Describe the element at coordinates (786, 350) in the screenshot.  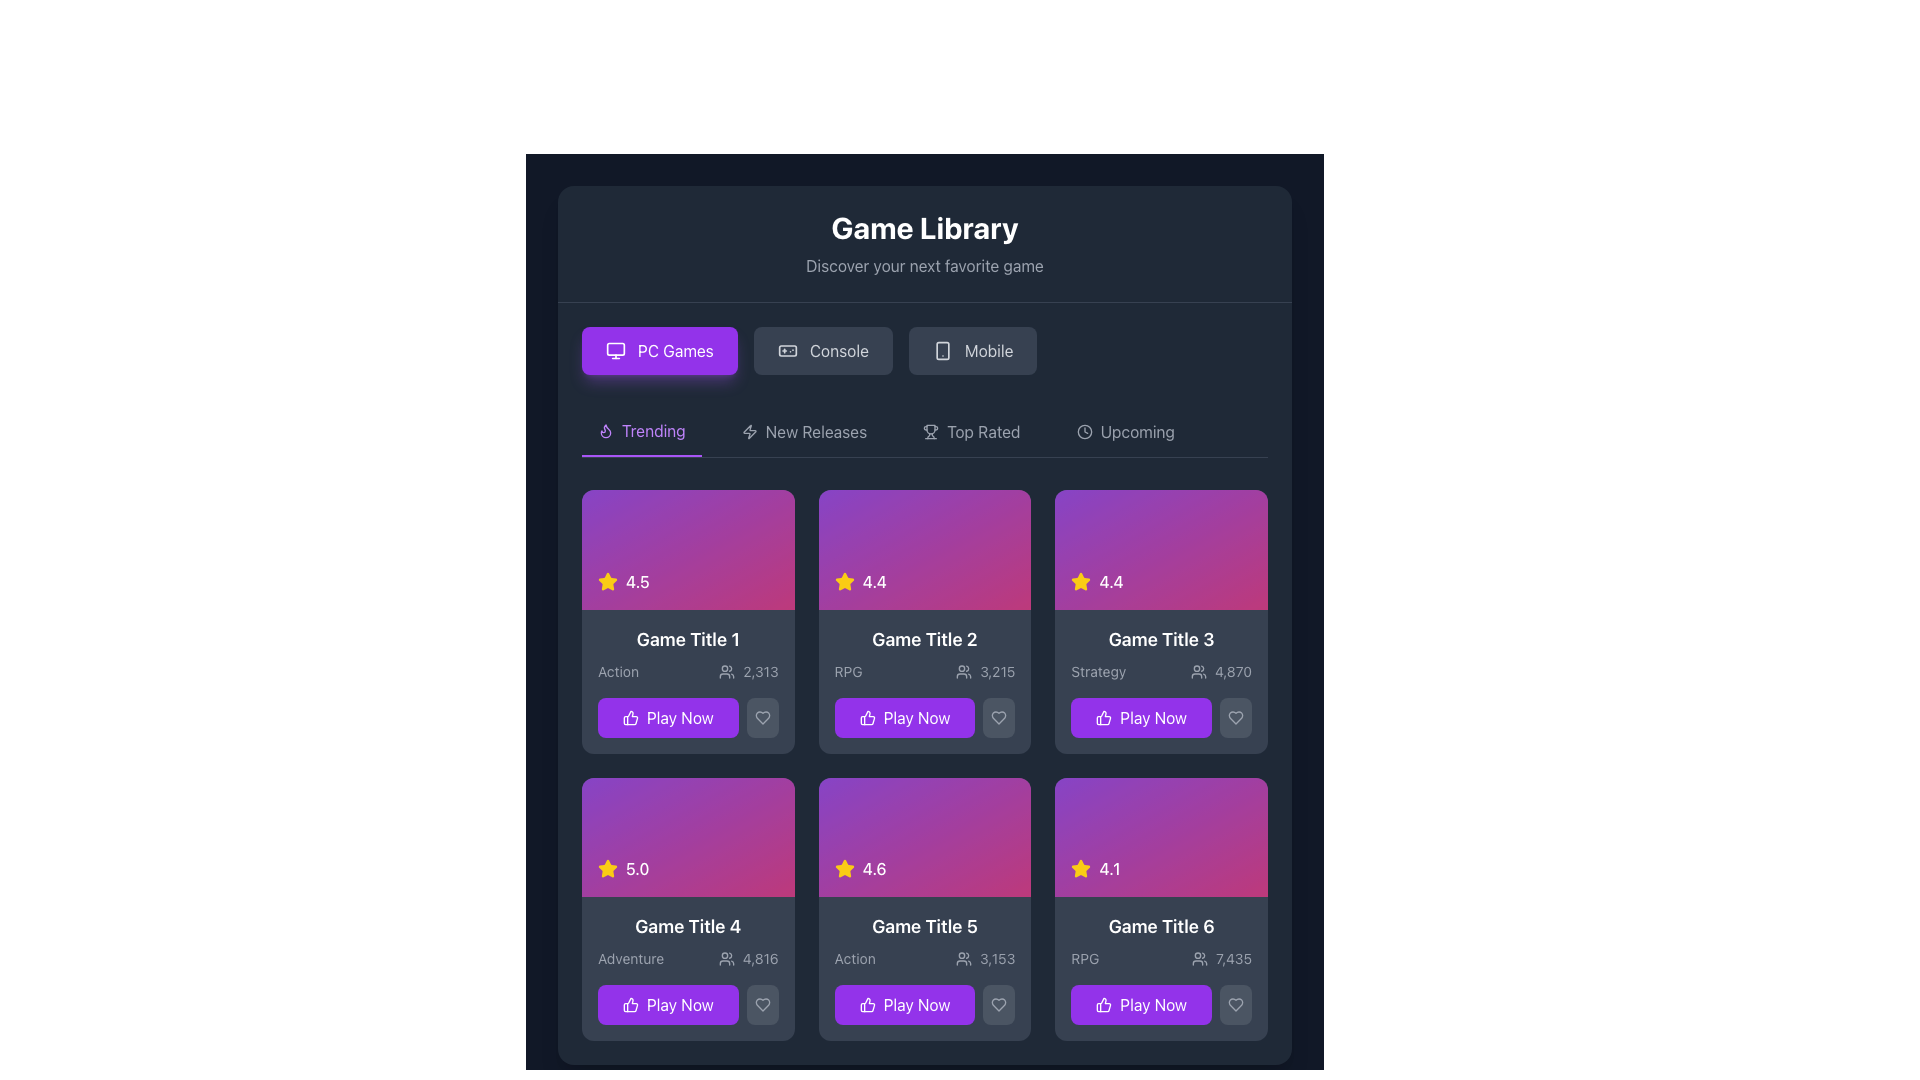
I see `the decorative SVG rectangle shape of the gamepad icon` at that location.